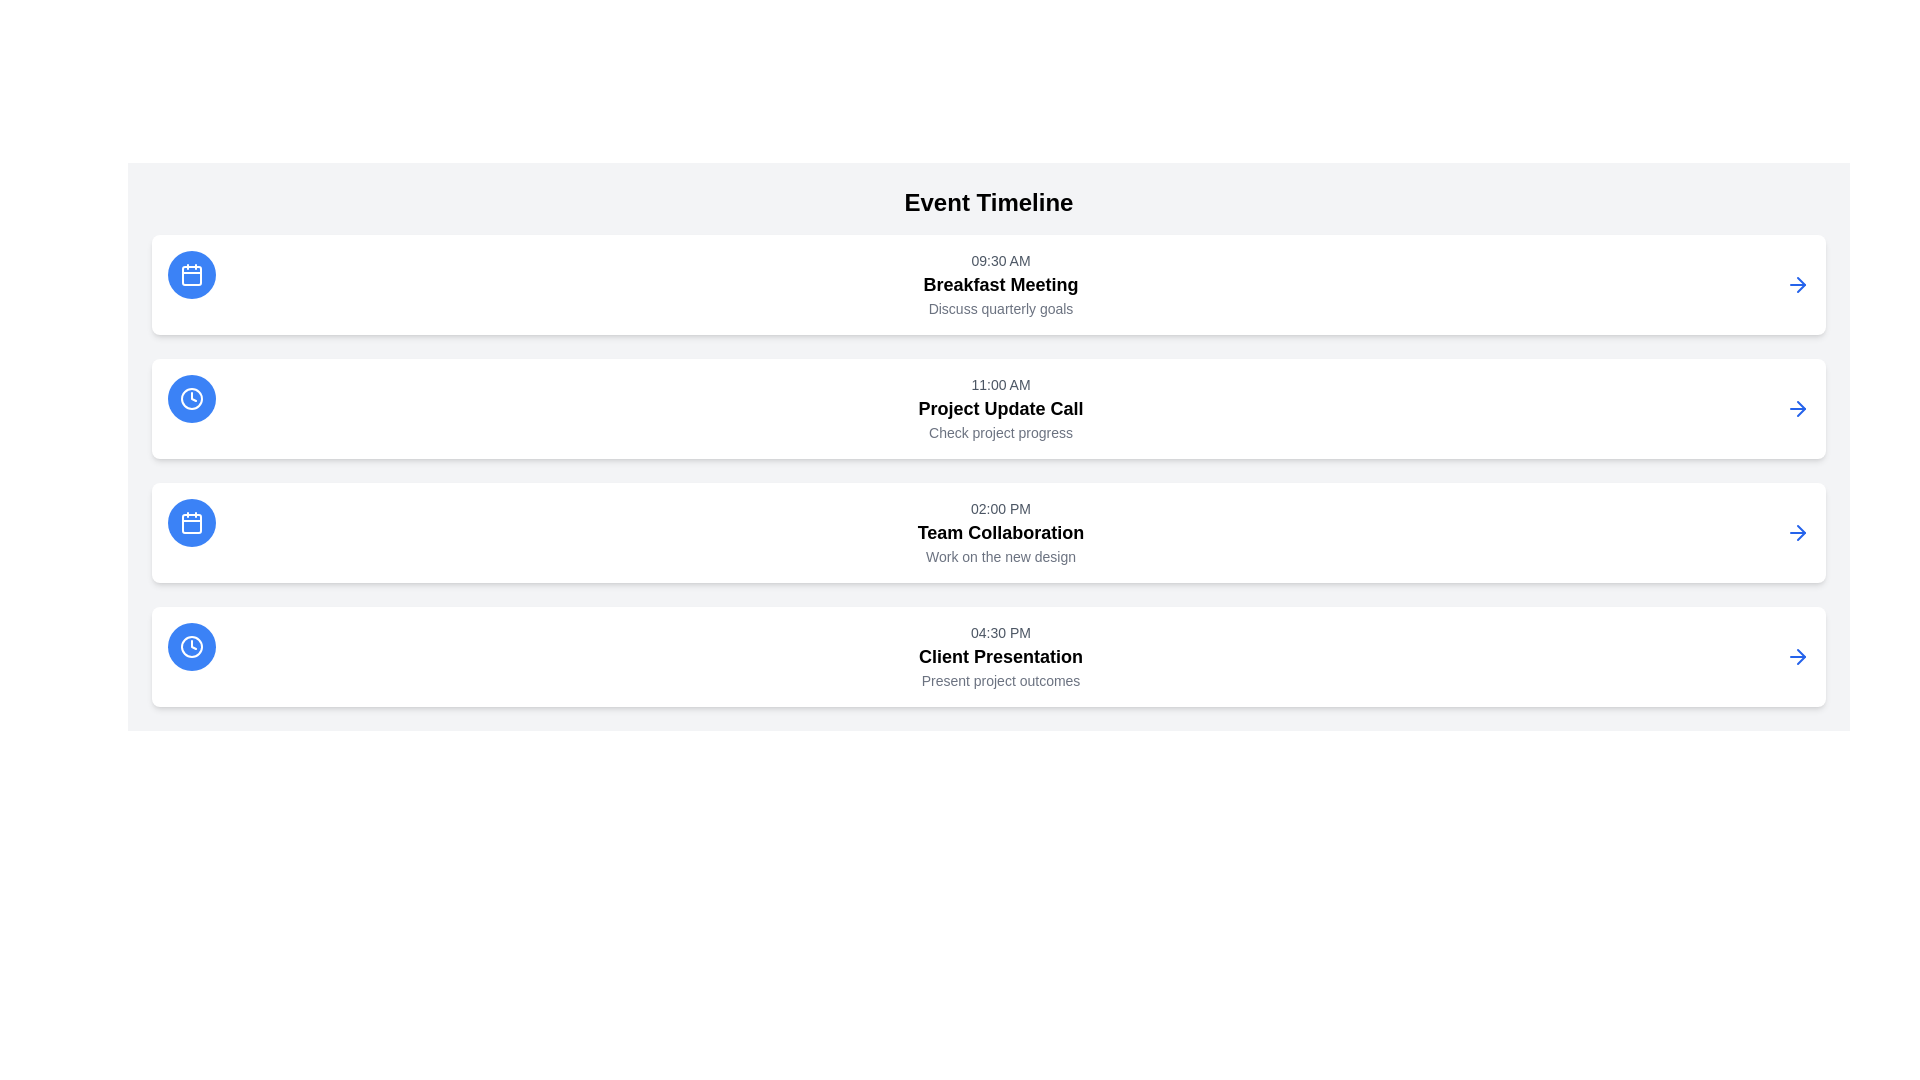 The image size is (1920, 1080). I want to click on the blue right-pointing arrow icon styled button located at the far right within the third entry of the timeline, so click(1798, 531).